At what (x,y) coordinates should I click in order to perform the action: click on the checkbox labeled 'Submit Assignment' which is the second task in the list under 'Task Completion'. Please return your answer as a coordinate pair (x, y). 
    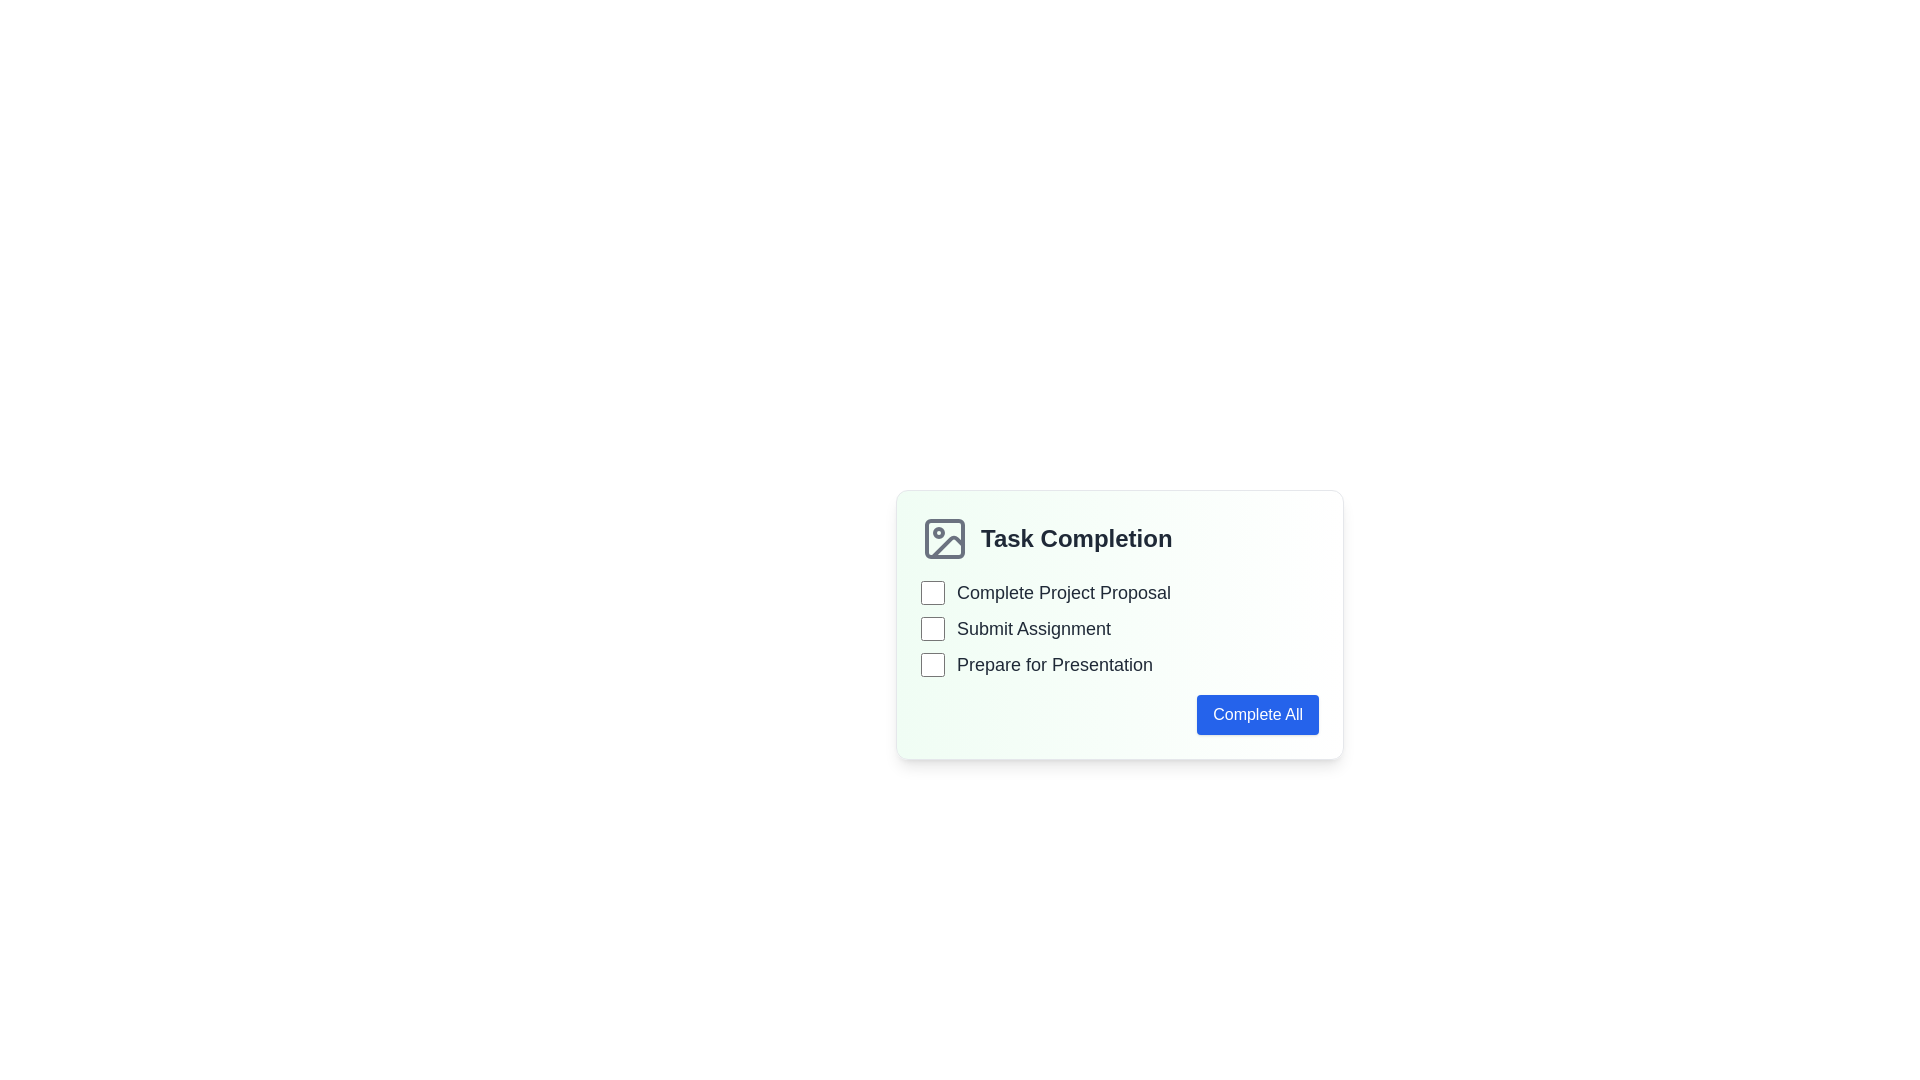
    Looking at the image, I should click on (1118, 627).